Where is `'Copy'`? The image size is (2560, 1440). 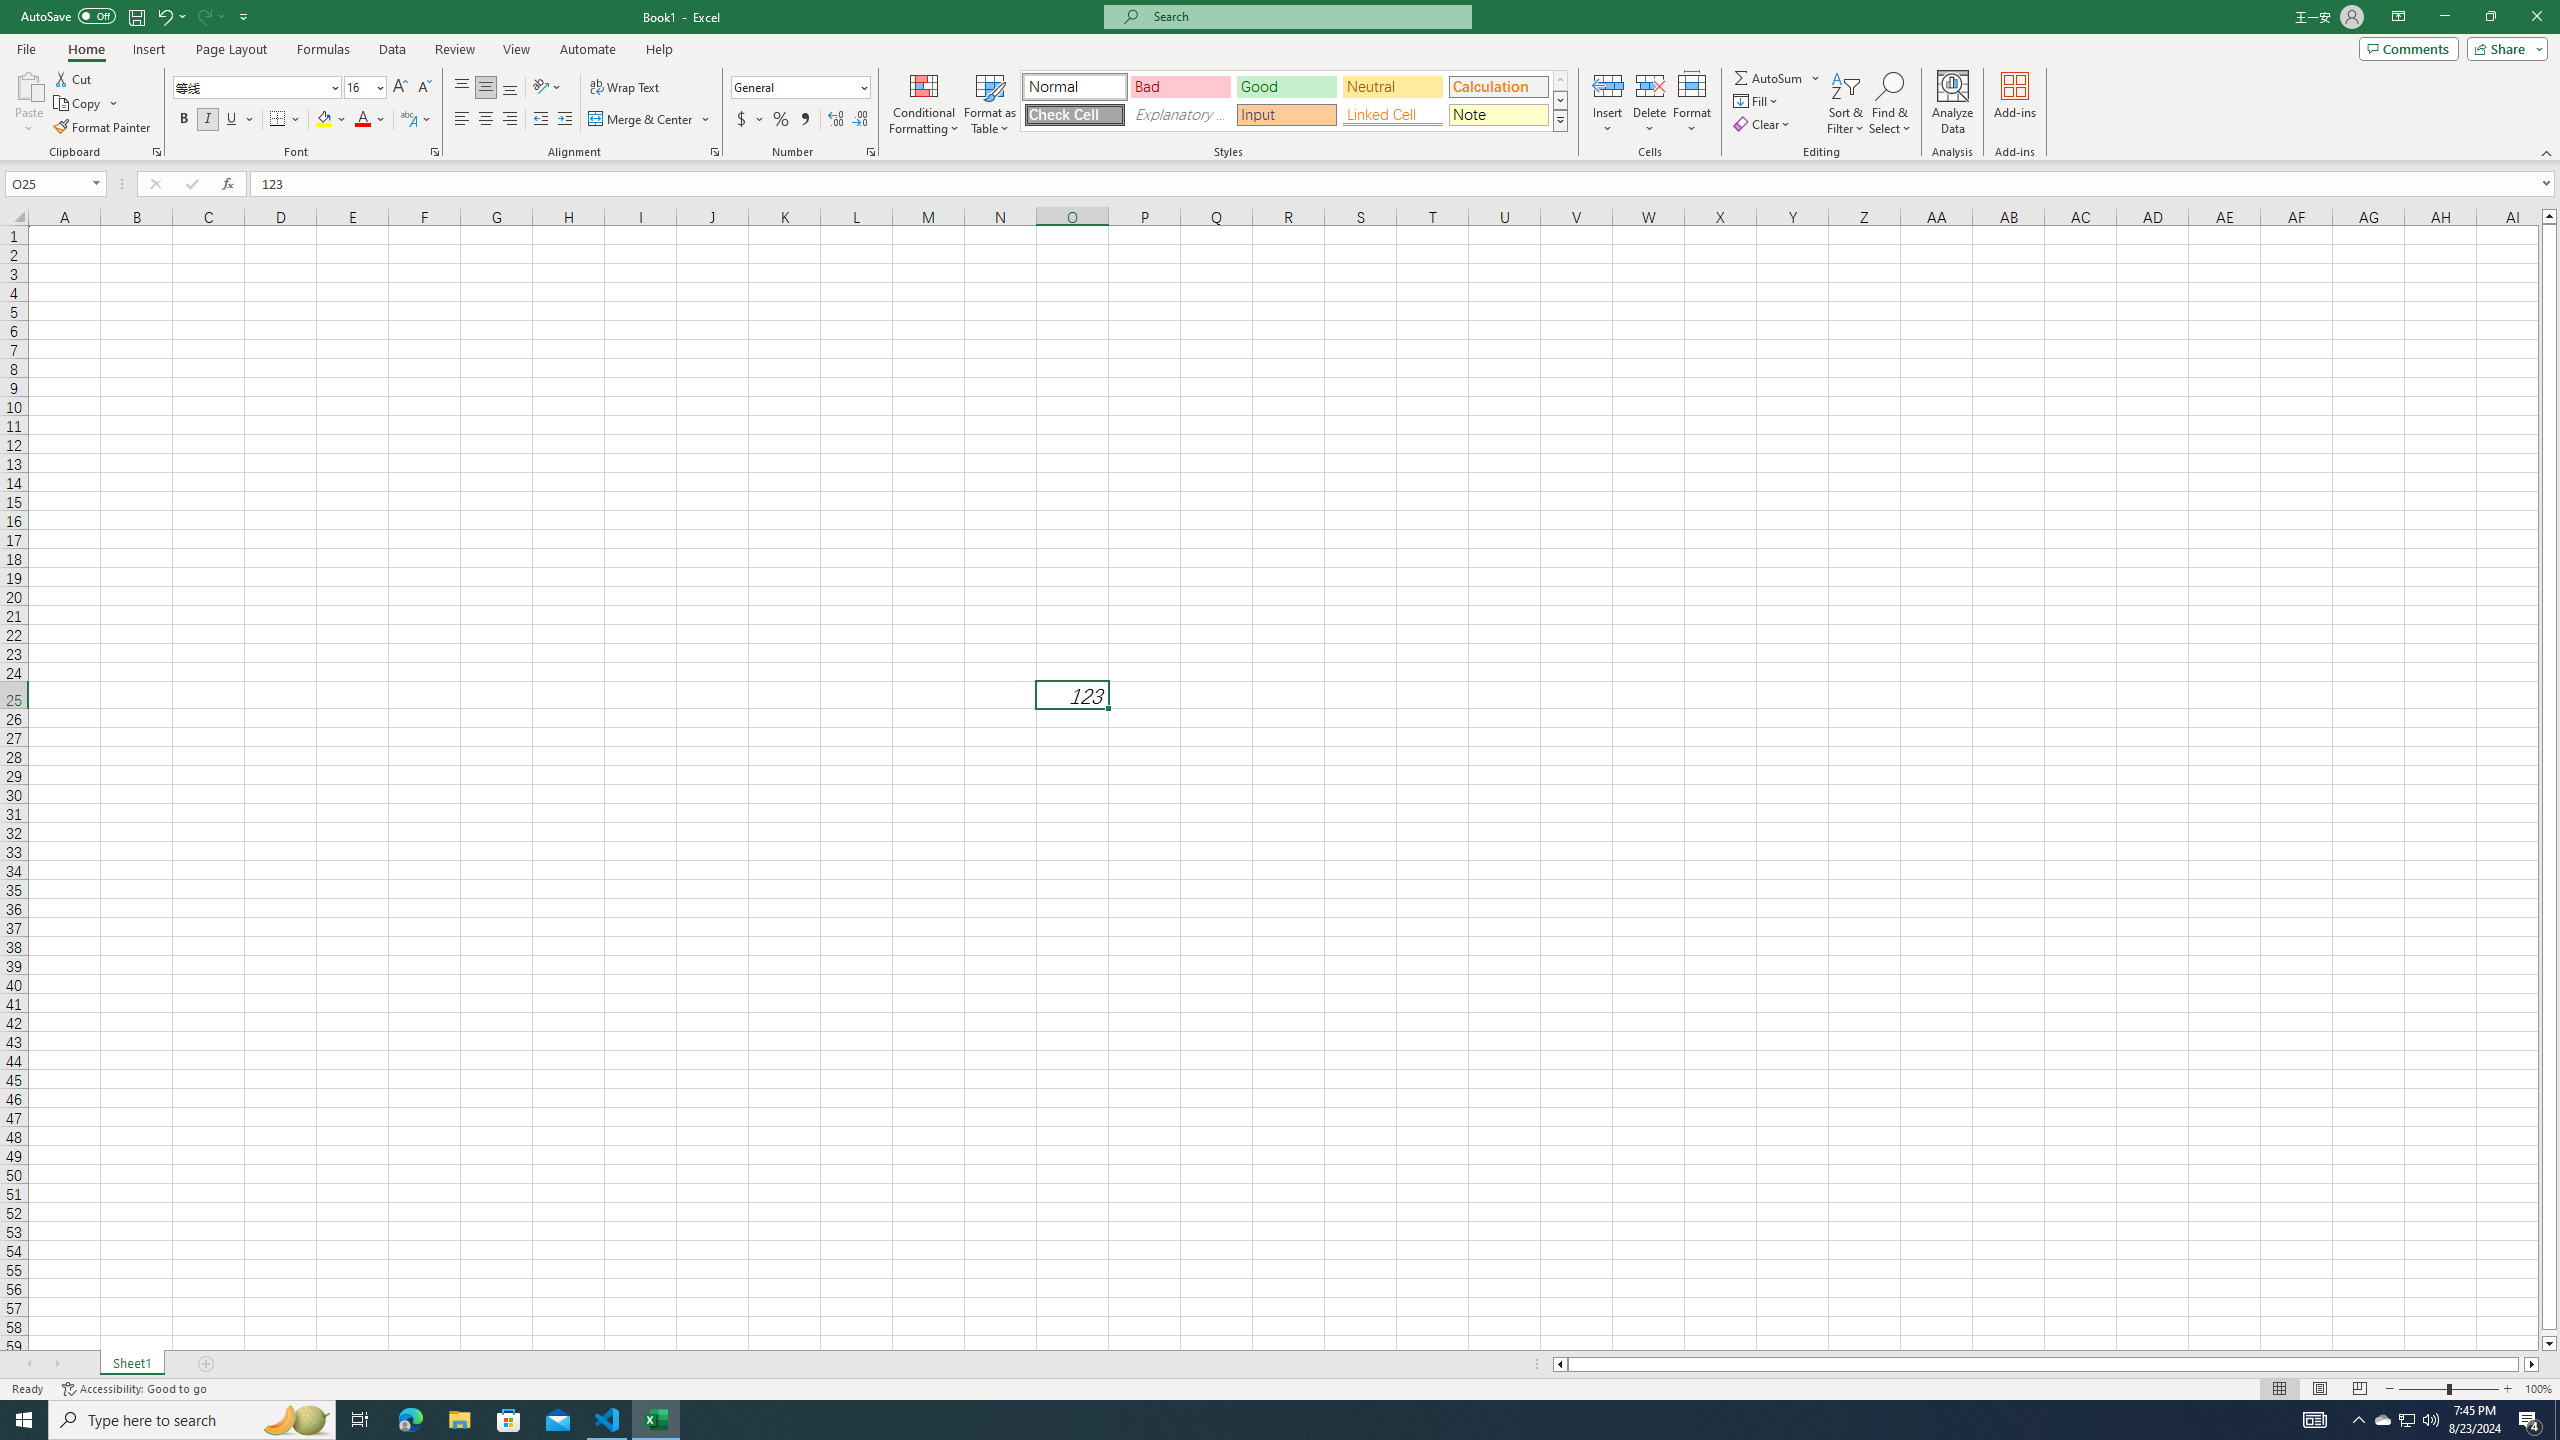
'Copy' is located at coordinates (86, 103).